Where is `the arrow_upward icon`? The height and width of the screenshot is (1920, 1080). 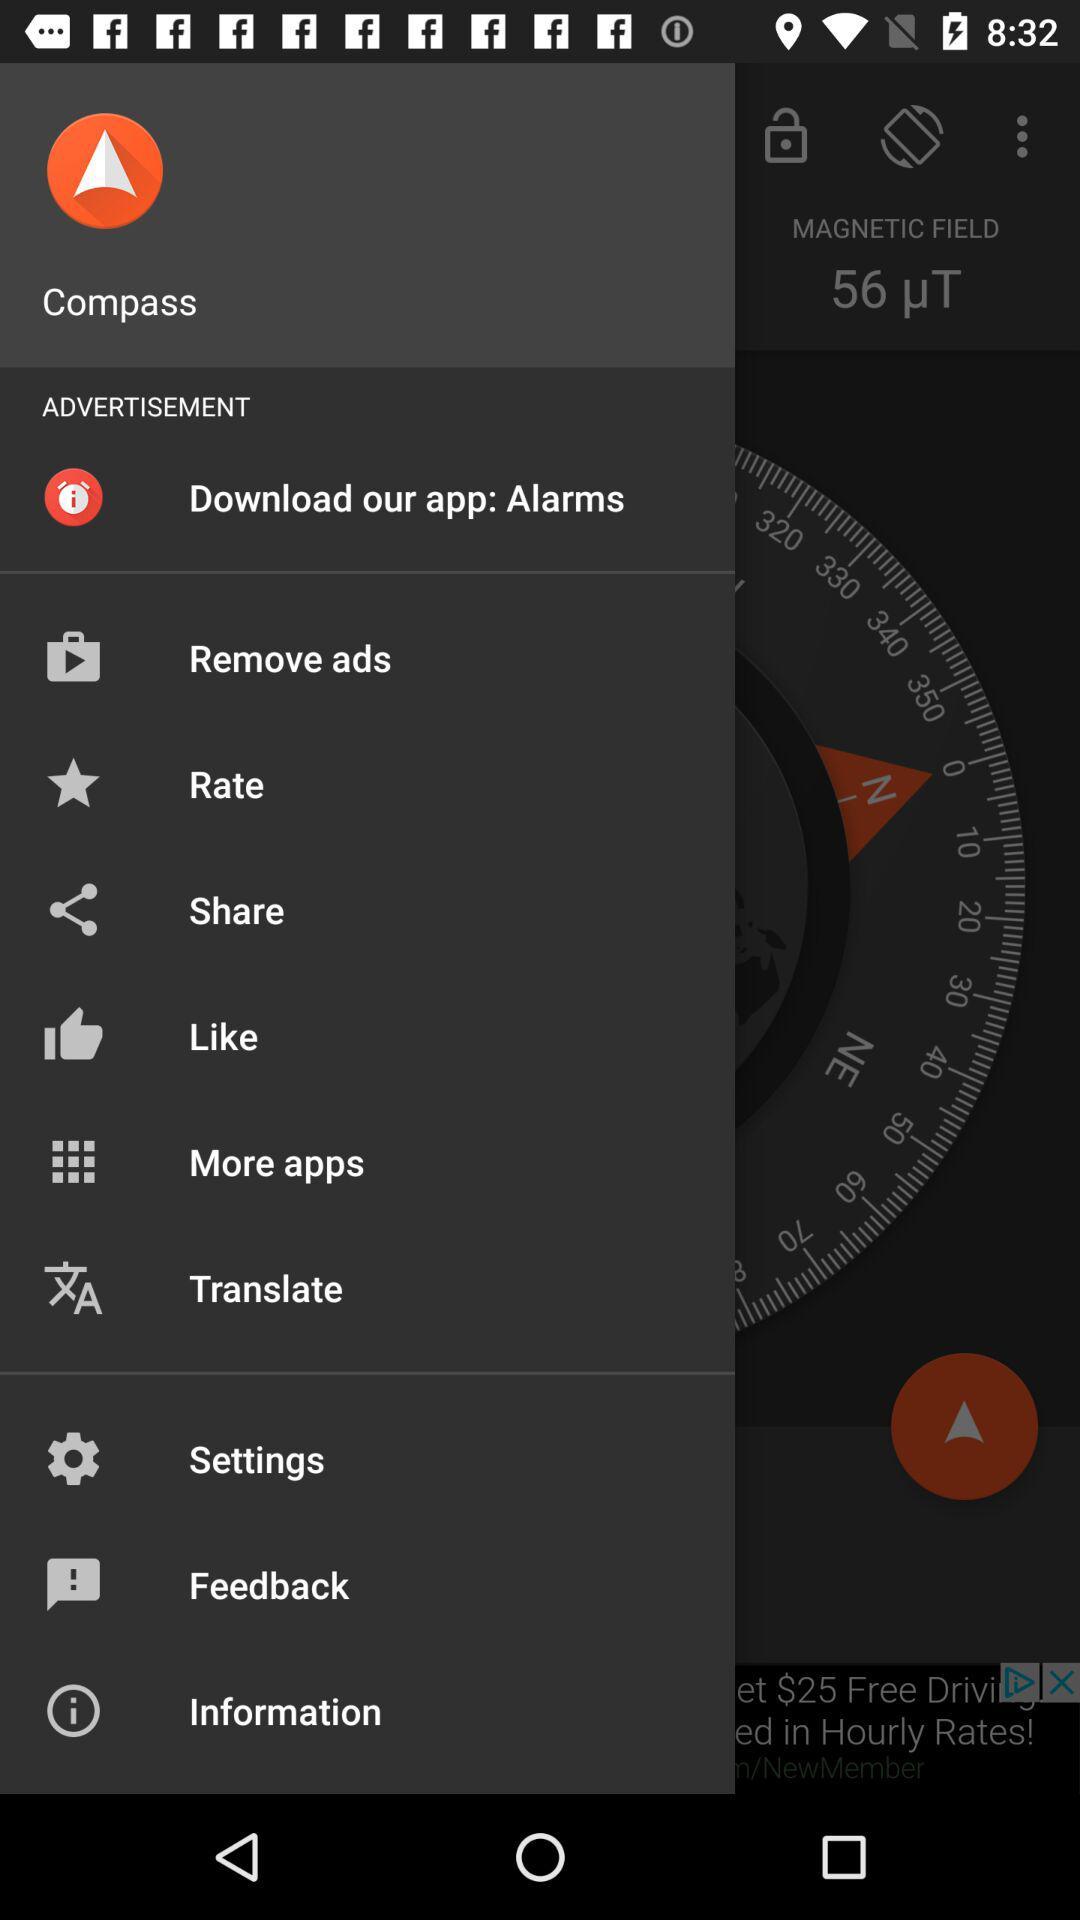 the arrow_upward icon is located at coordinates (963, 1425).